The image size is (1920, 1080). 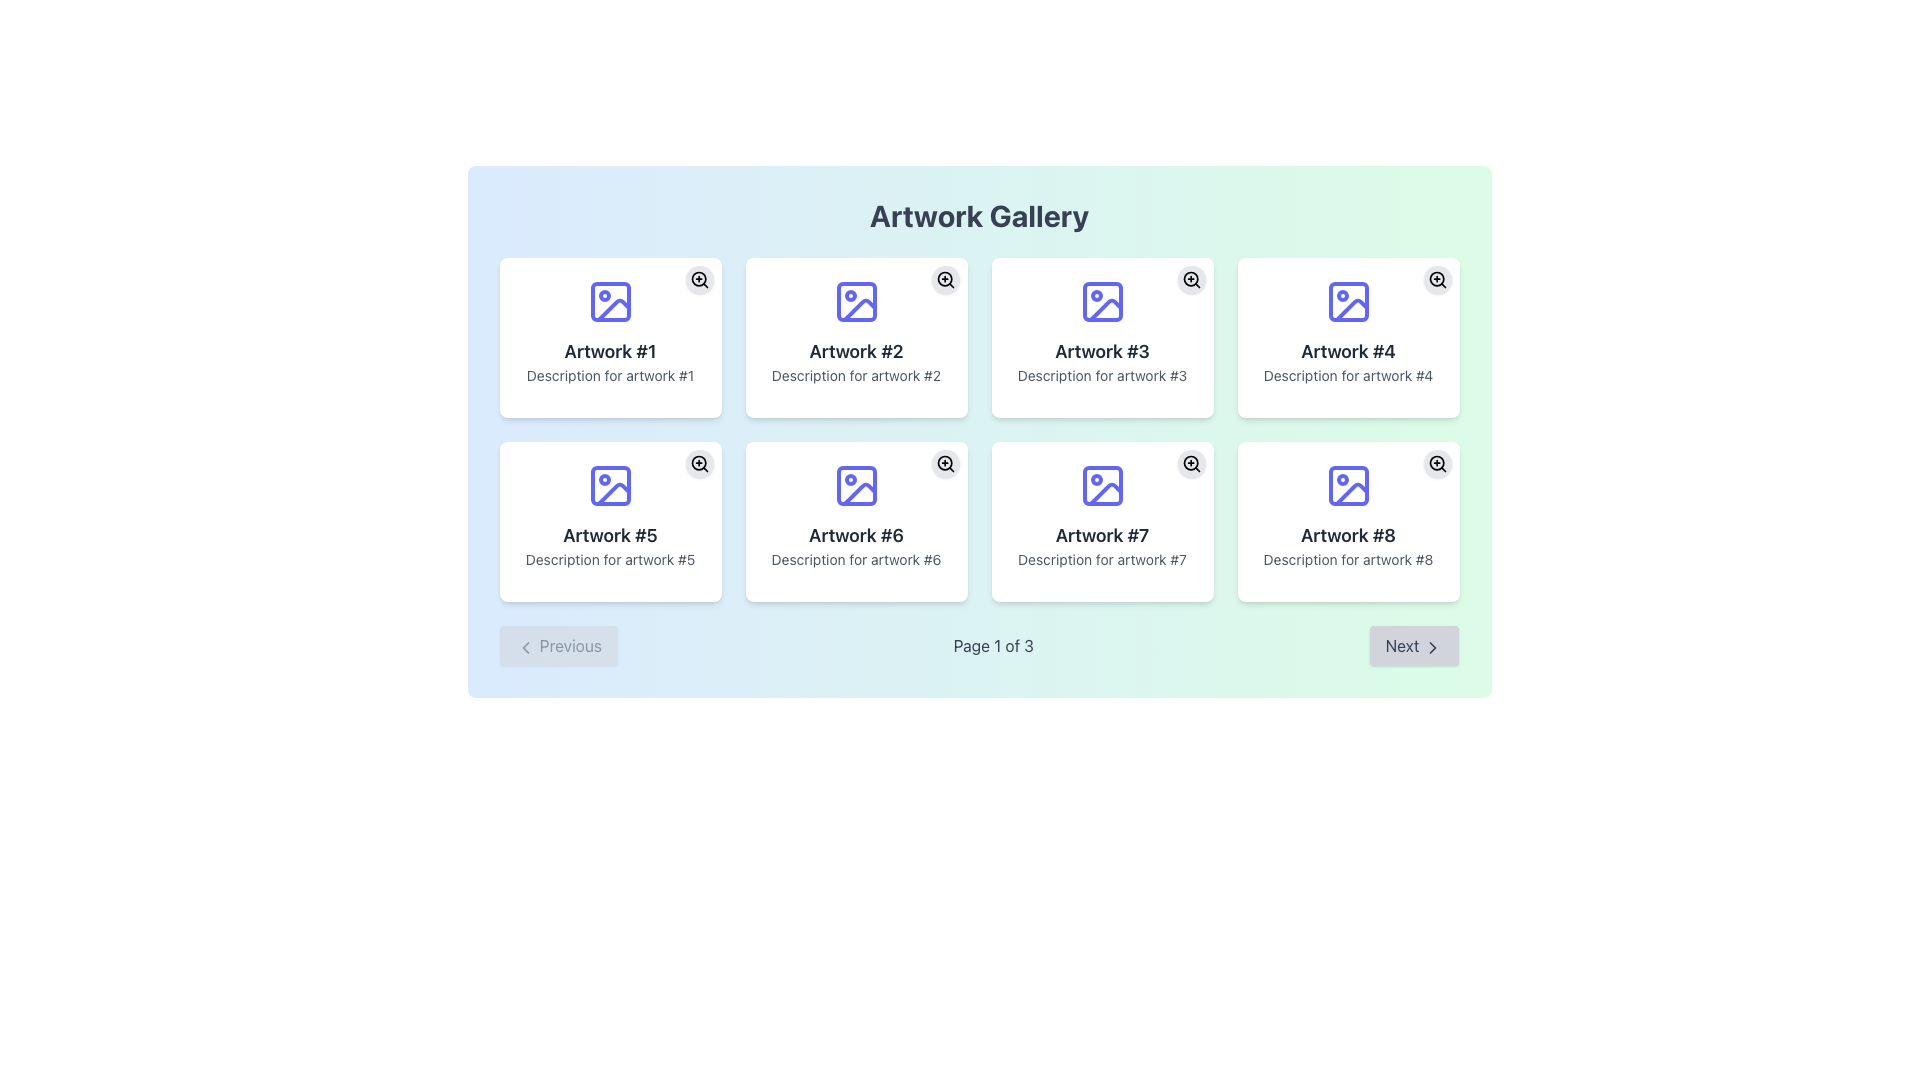 I want to click on the small rectangle with rounded corners located inside the image icon of the gallery card for 'Artwork #2', which is in the second position of the top row in the gallery, so click(x=856, y=301).